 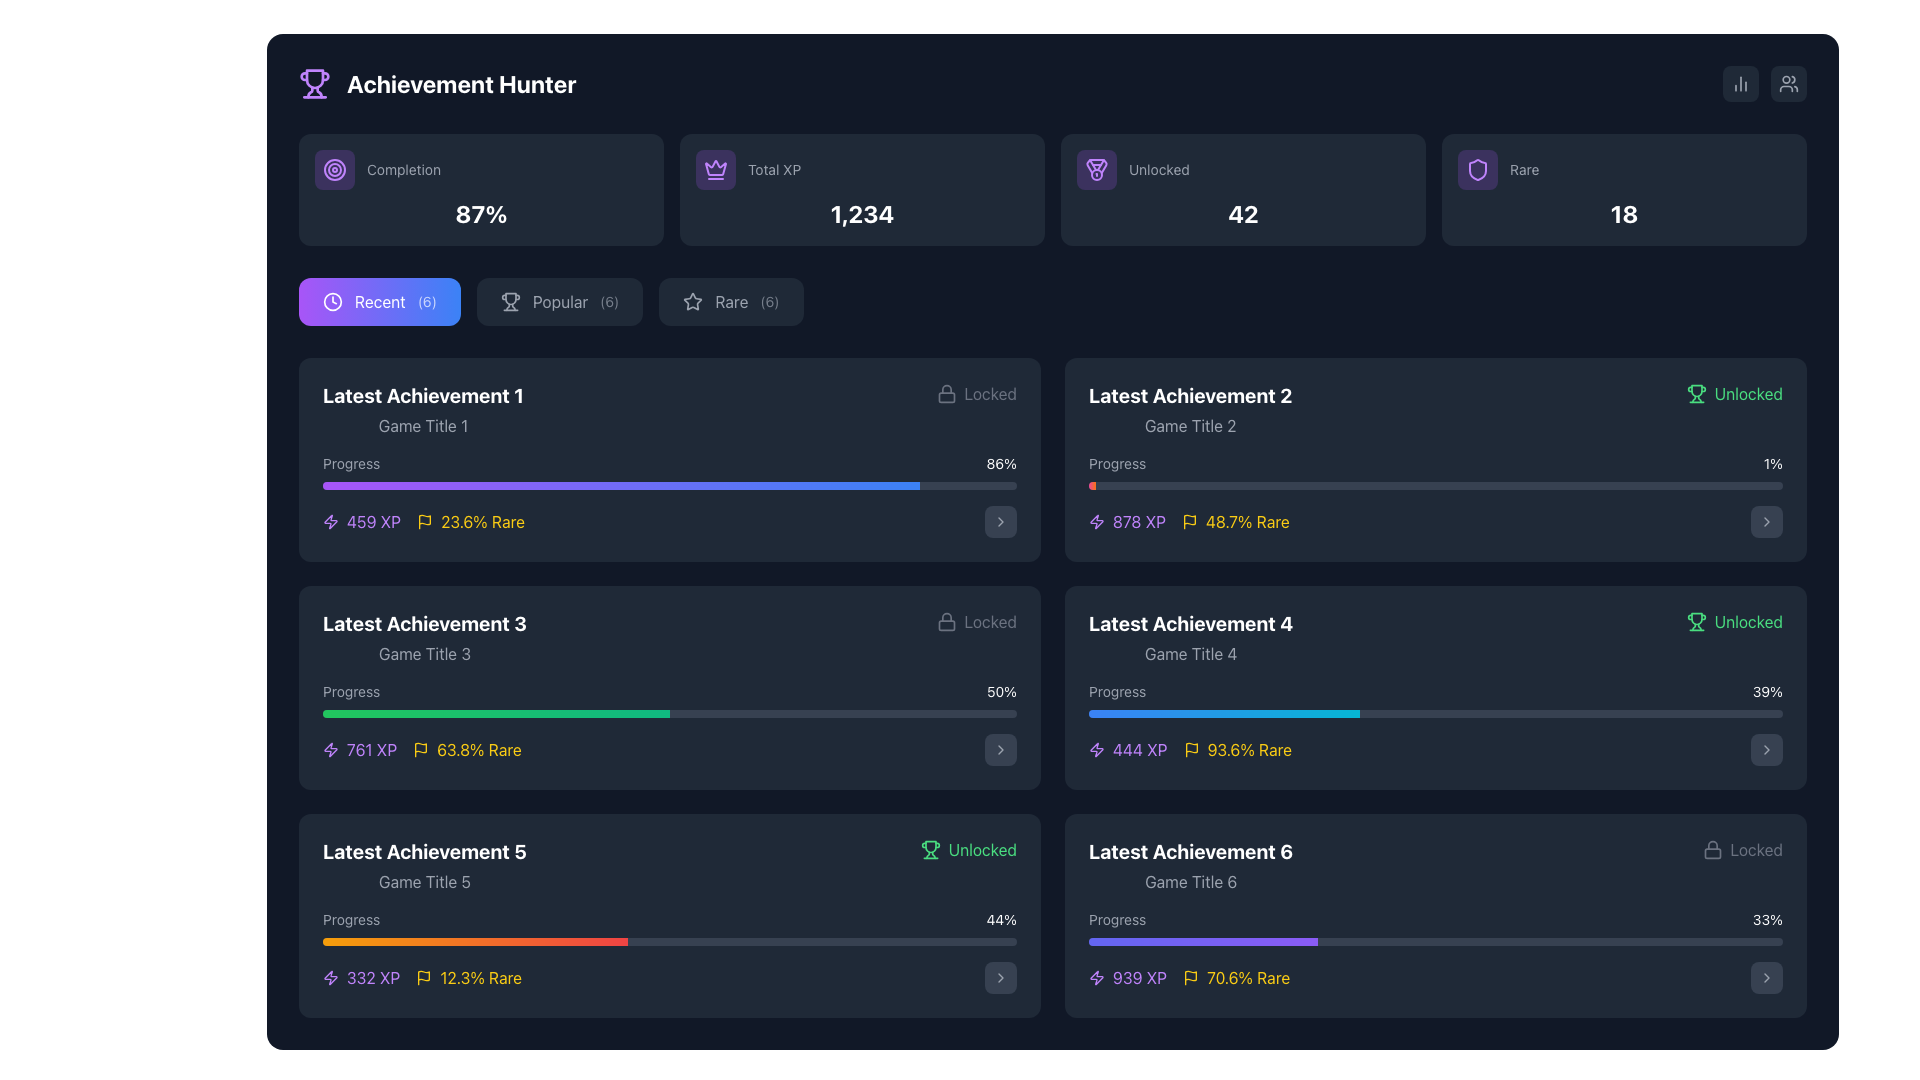 What do you see at coordinates (1246, 520) in the screenshot?
I see `the text label displaying '48.7% Rare', which is bright yellow and part of the 'Latest Achievement 2' section, located to the right of a flag-shaped icon` at bounding box center [1246, 520].